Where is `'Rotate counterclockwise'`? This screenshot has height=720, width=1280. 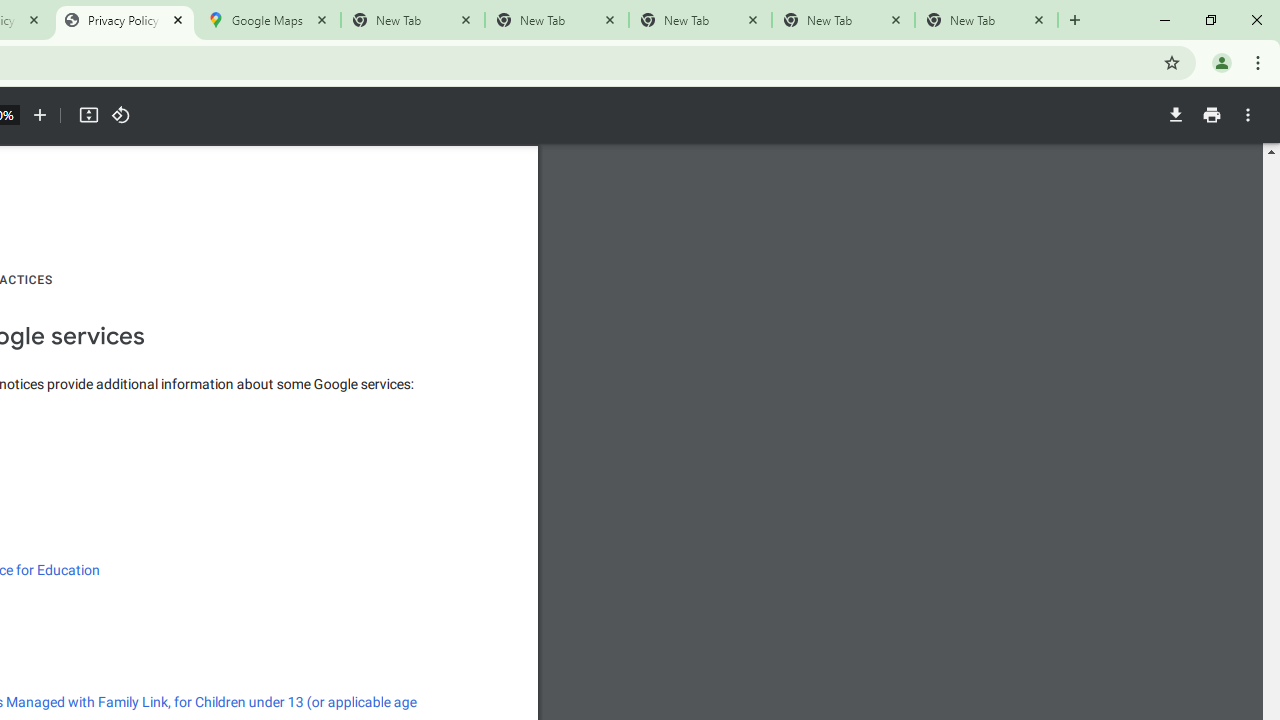 'Rotate counterclockwise' is located at coordinates (119, 115).